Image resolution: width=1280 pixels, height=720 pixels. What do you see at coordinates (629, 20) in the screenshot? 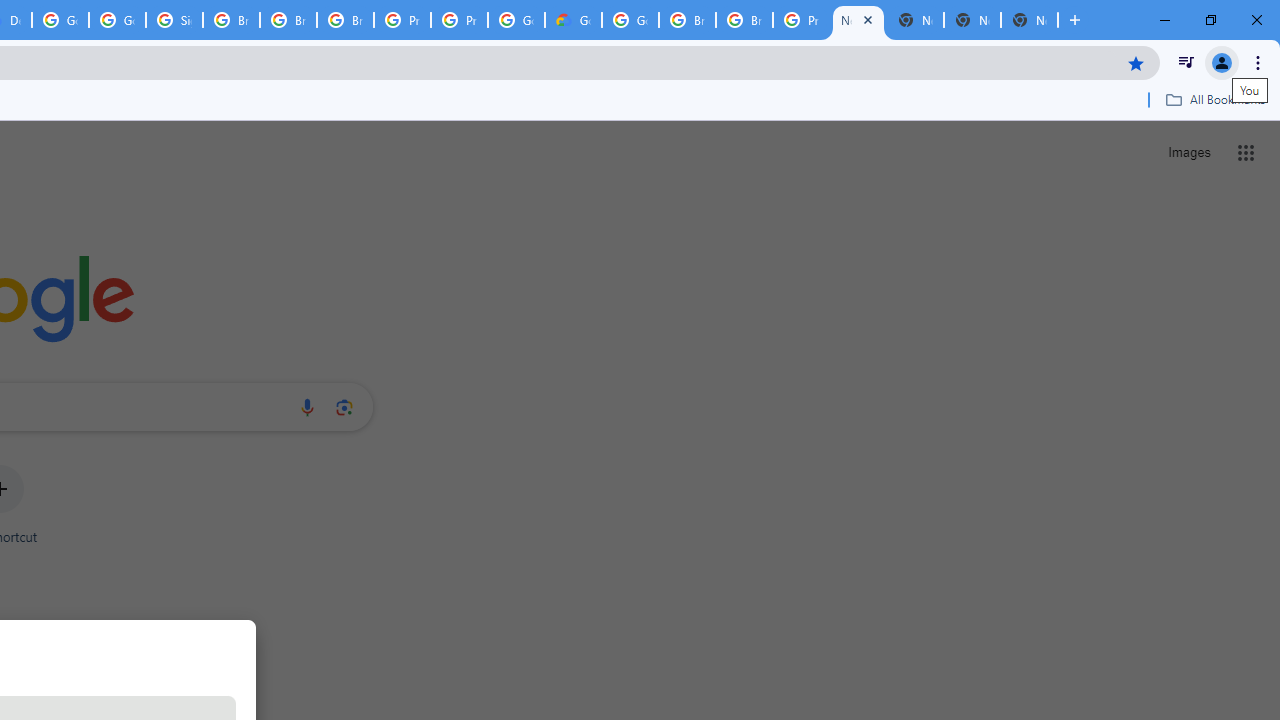
I see `'Google Cloud Platform'` at bounding box center [629, 20].